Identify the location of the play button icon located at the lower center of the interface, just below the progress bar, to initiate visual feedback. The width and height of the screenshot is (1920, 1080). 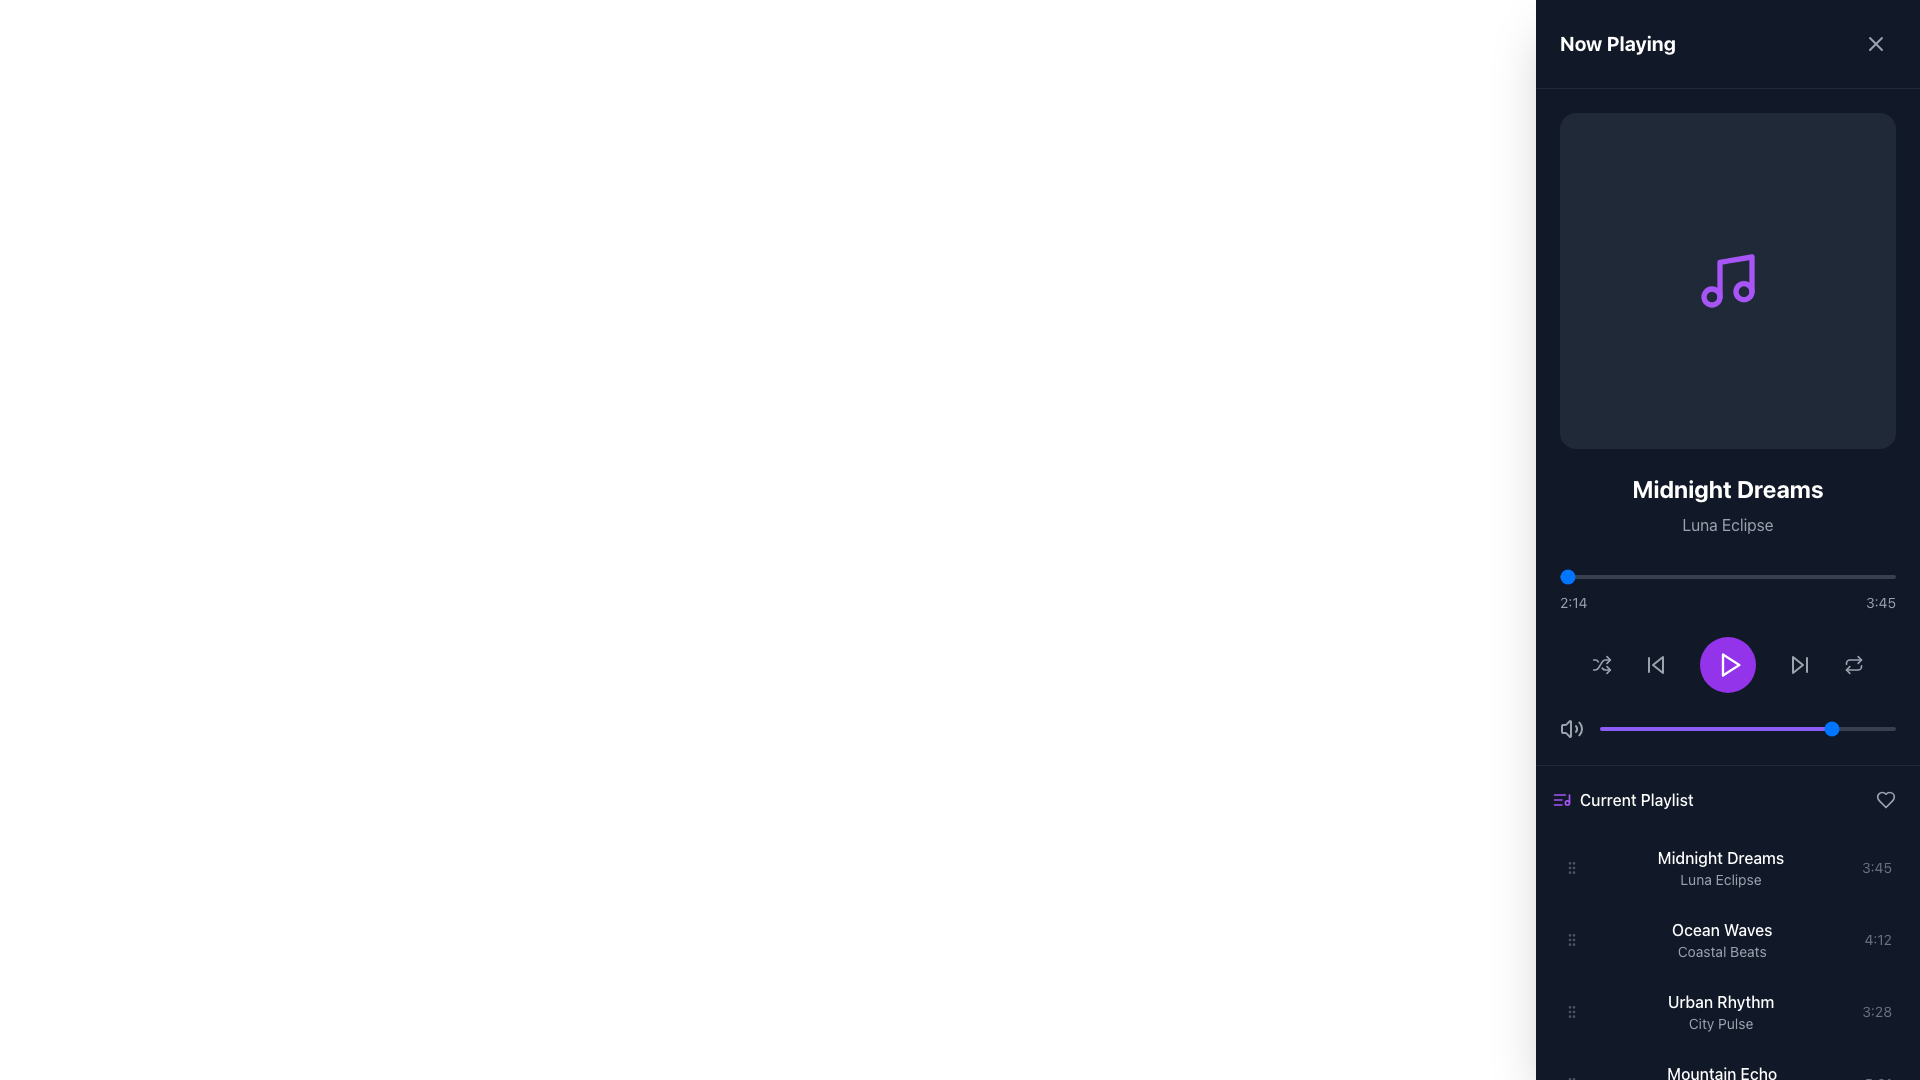
(1730, 664).